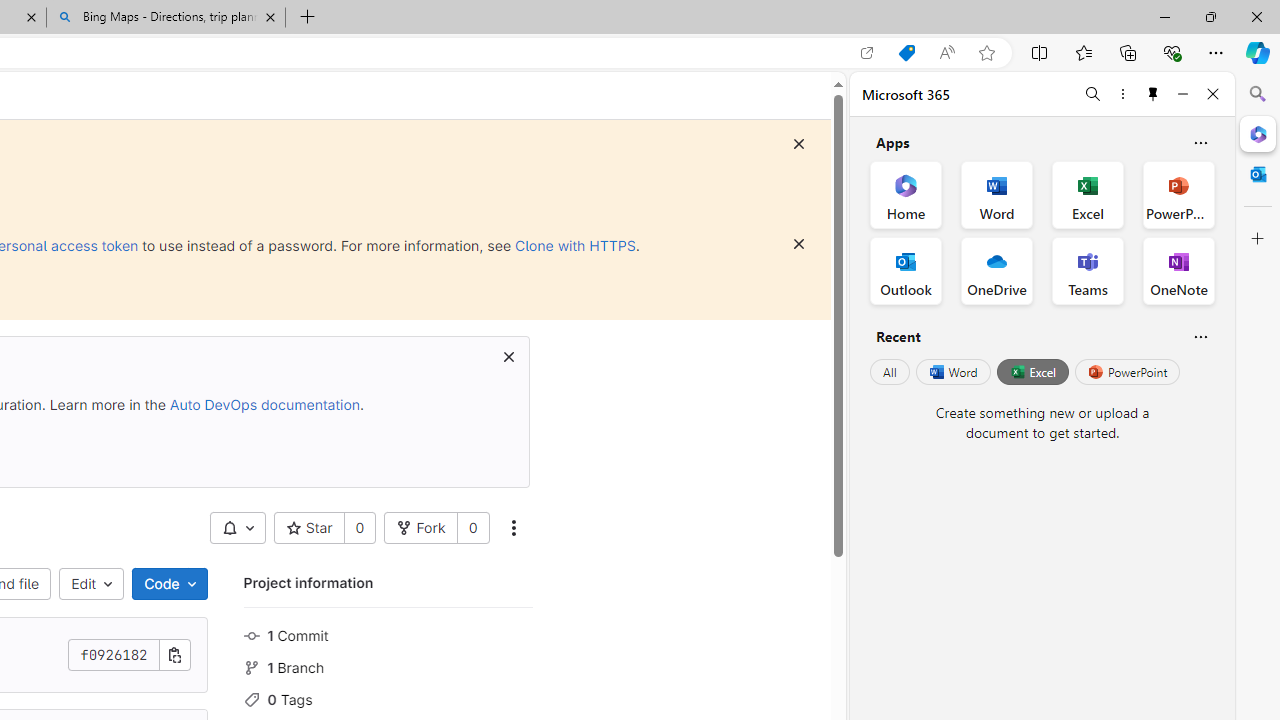 The width and height of the screenshot is (1280, 720). Describe the element at coordinates (174, 655) in the screenshot. I see `'Copy commit SHA'` at that location.